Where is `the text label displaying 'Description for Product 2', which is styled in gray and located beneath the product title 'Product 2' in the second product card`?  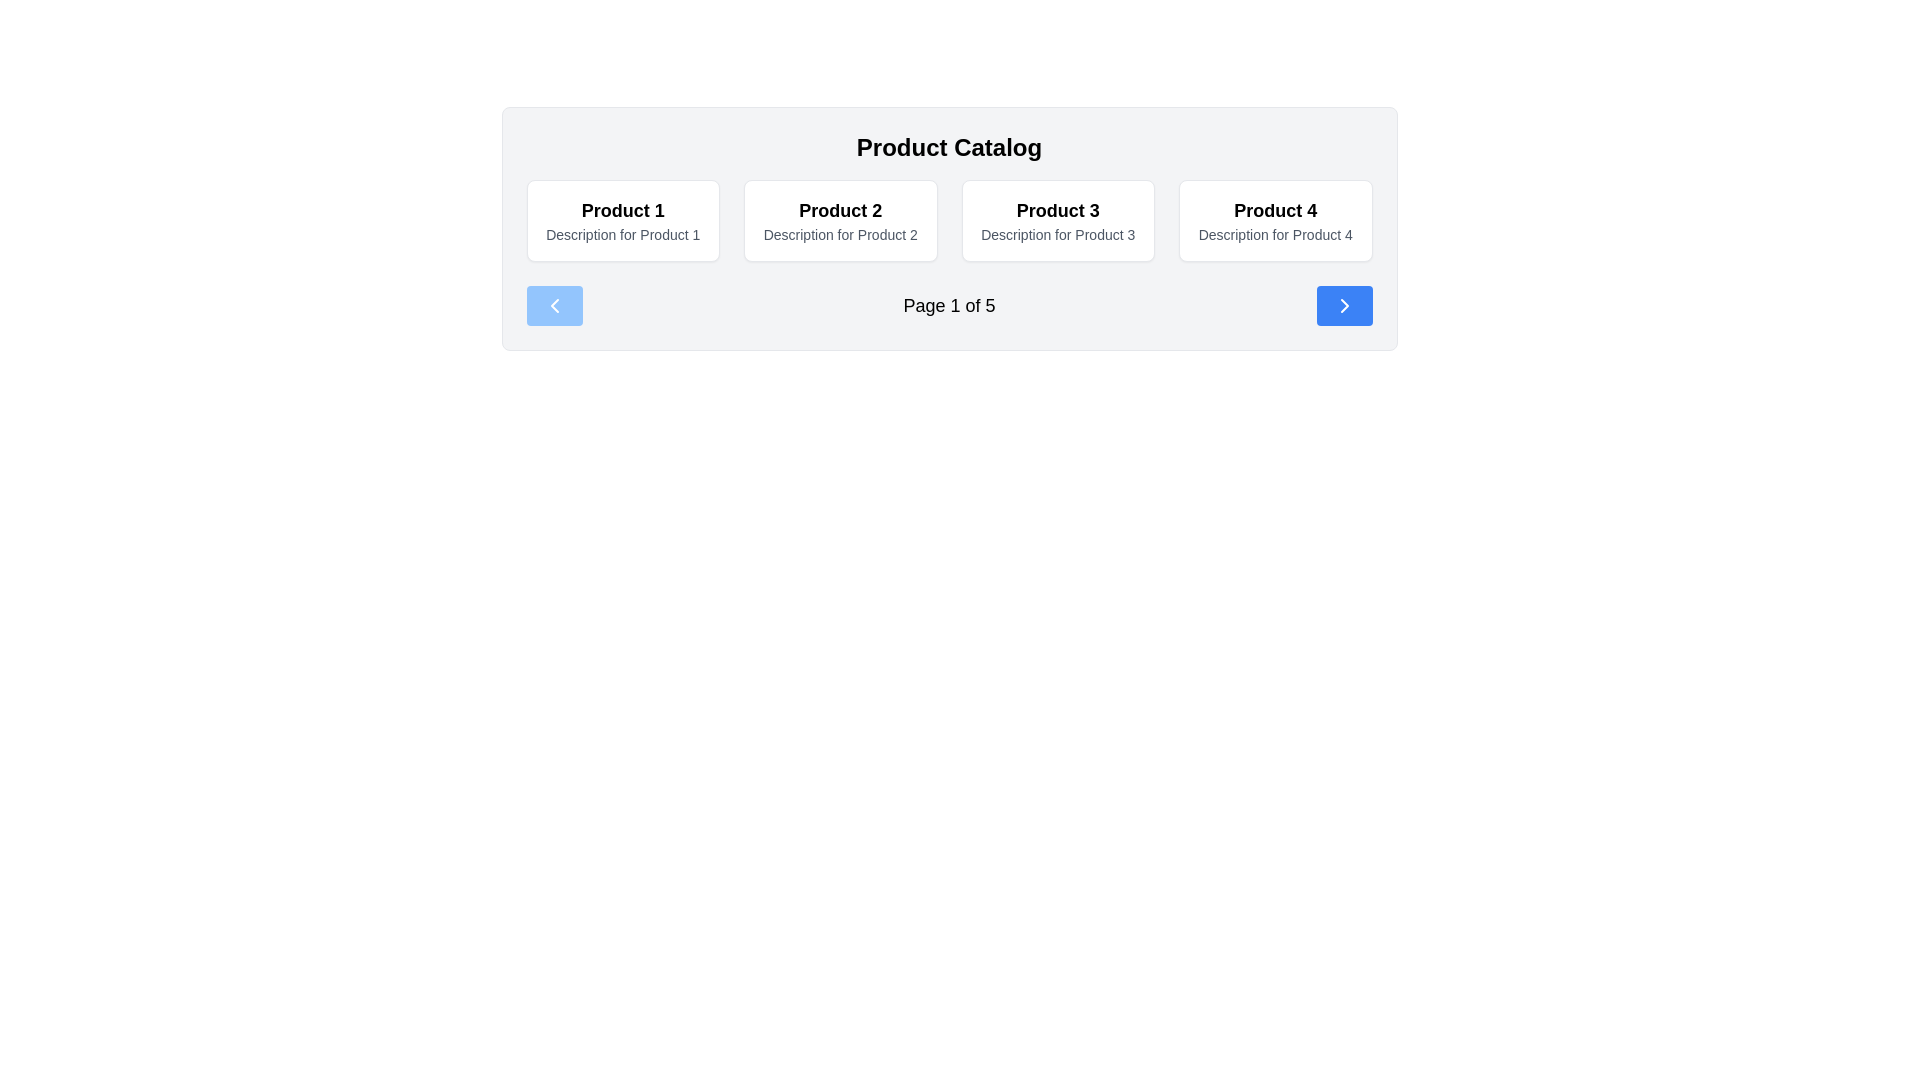
the text label displaying 'Description for Product 2', which is styled in gray and located beneath the product title 'Product 2' in the second product card is located at coordinates (840, 234).